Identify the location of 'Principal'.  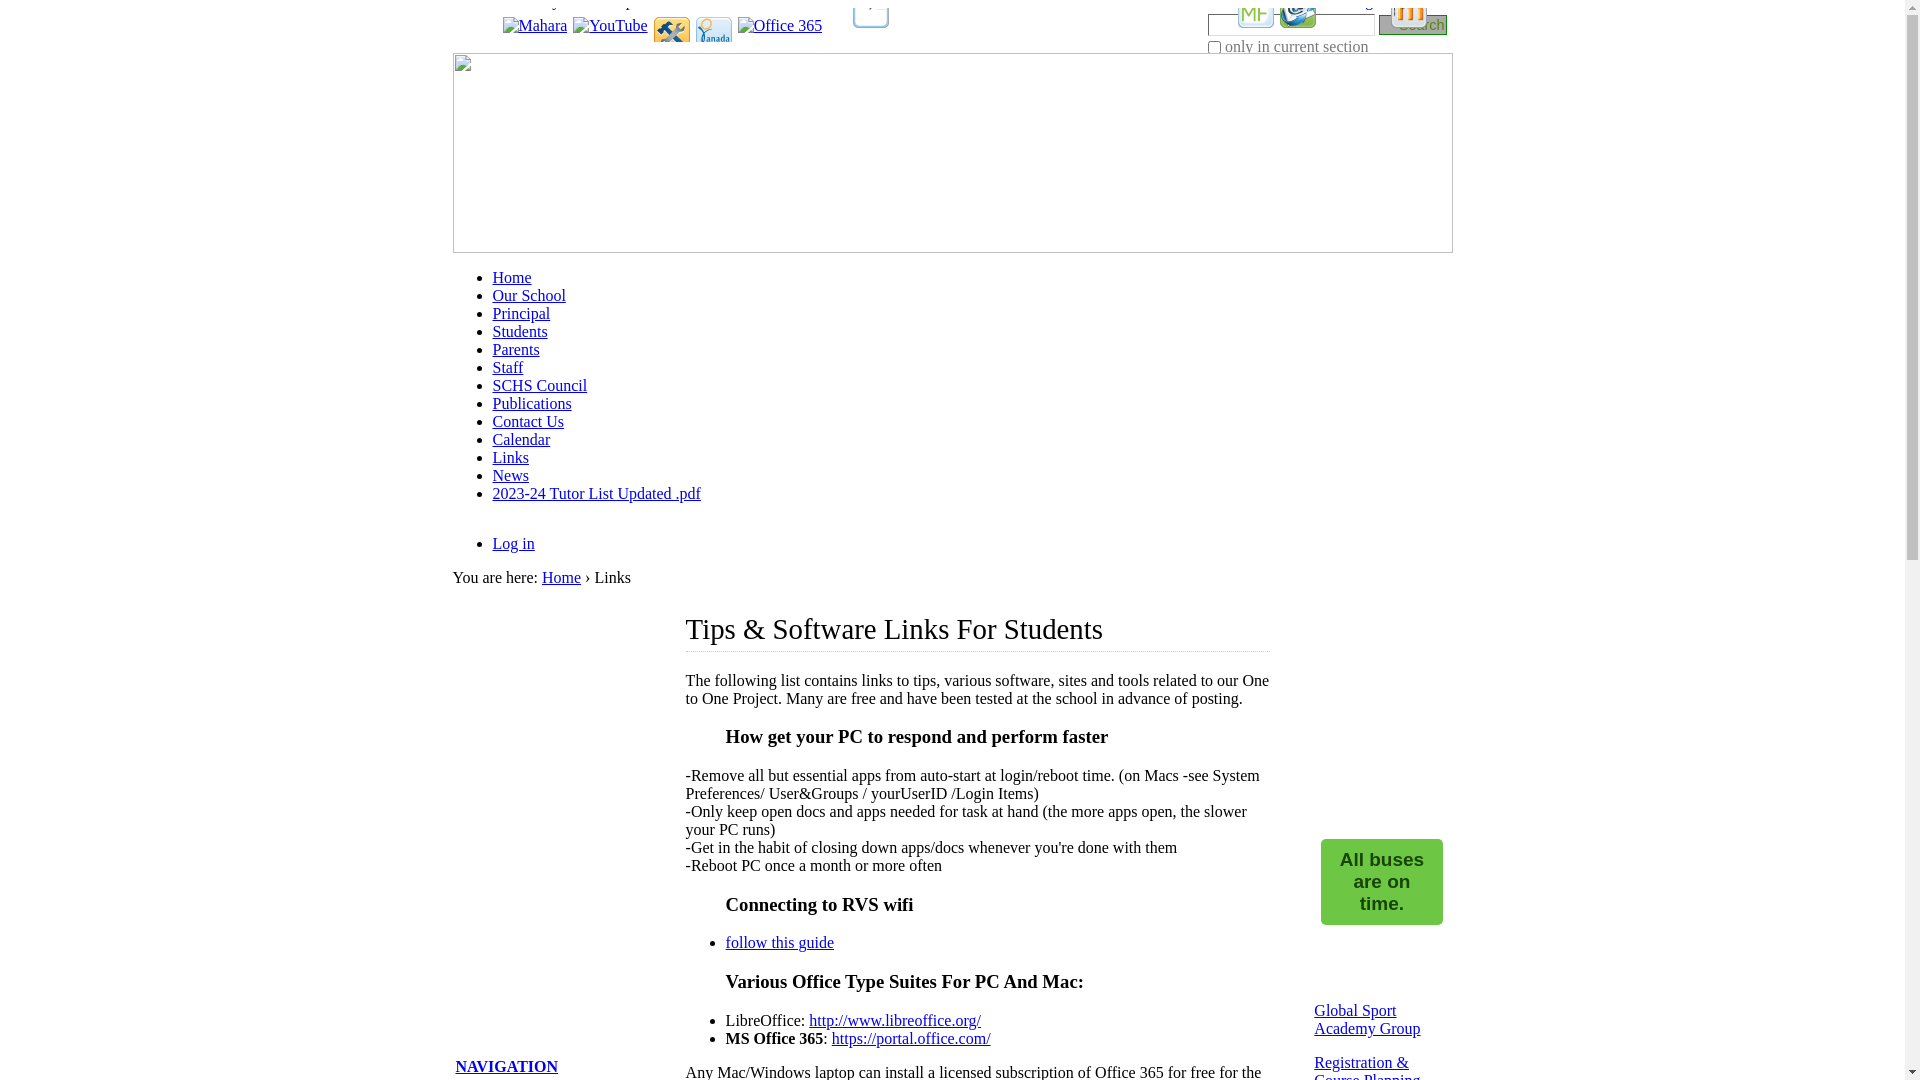
(521, 313).